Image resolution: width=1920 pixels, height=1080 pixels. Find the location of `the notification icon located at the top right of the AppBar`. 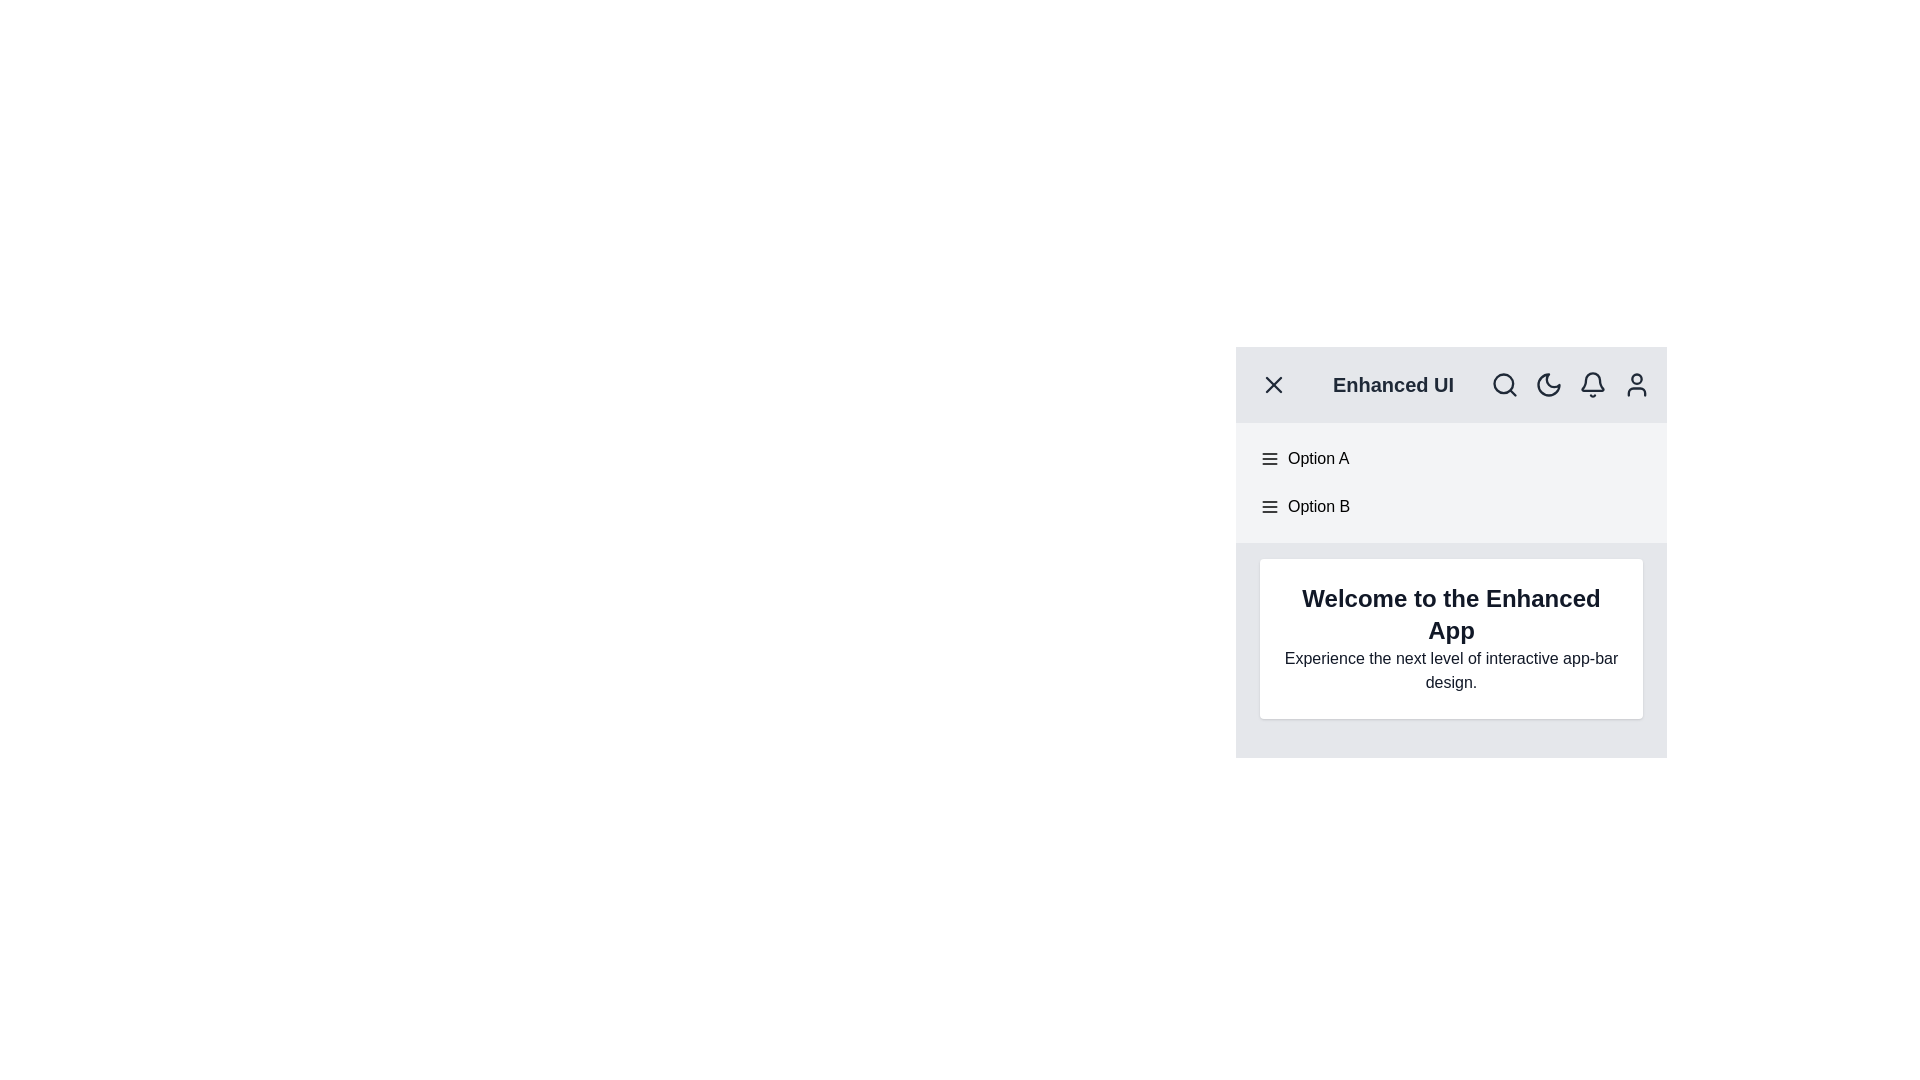

the notification icon located at the top right of the AppBar is located at coordinates (1592, 385).